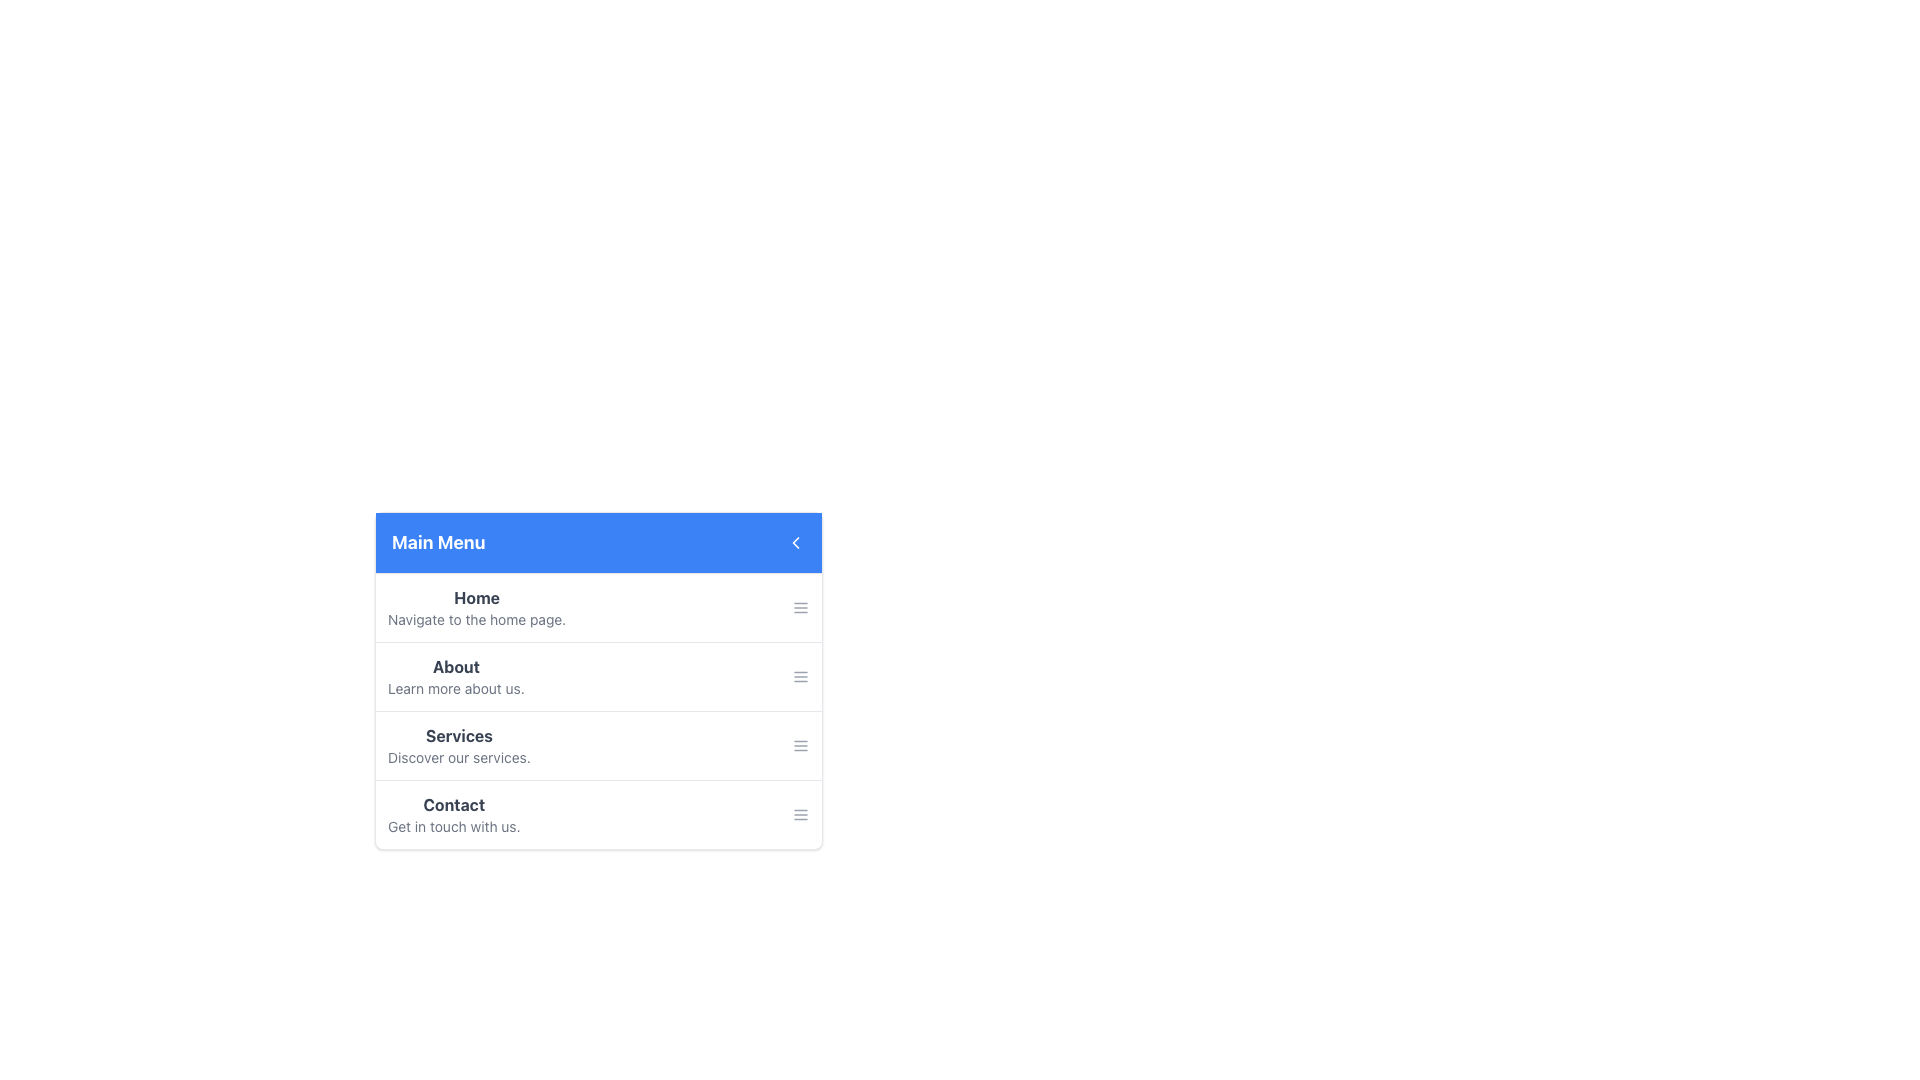 This screenshot has width=1920, height=1080. Describe the element at coordinates (453, 814) in the screenshot. I see `the 'Contact' section text grouping in the 'Main Menu', which is located below the 'Services' item and above a navigational icon` at that location.